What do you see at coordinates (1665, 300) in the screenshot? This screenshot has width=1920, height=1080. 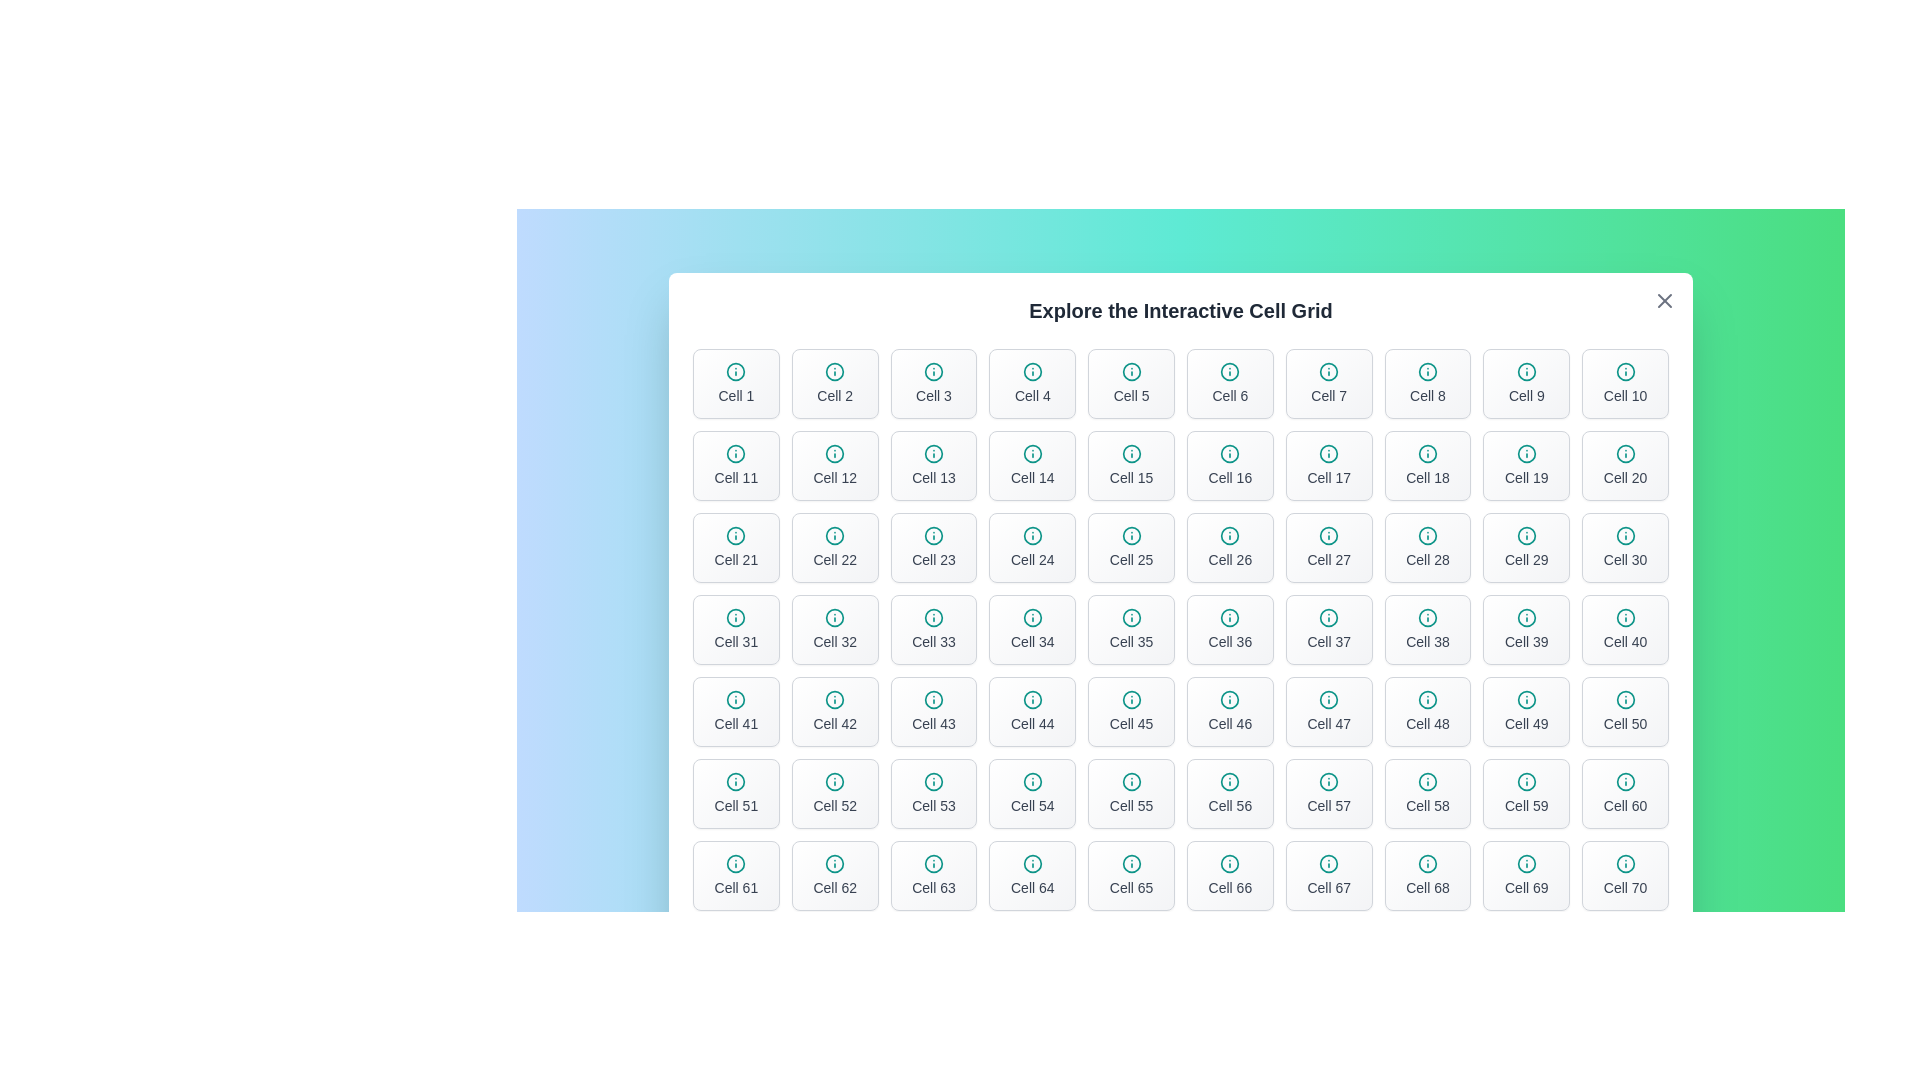 I see `'X' button in the top-right corner of the dialog to close it` at bounding box center [1665, 300].